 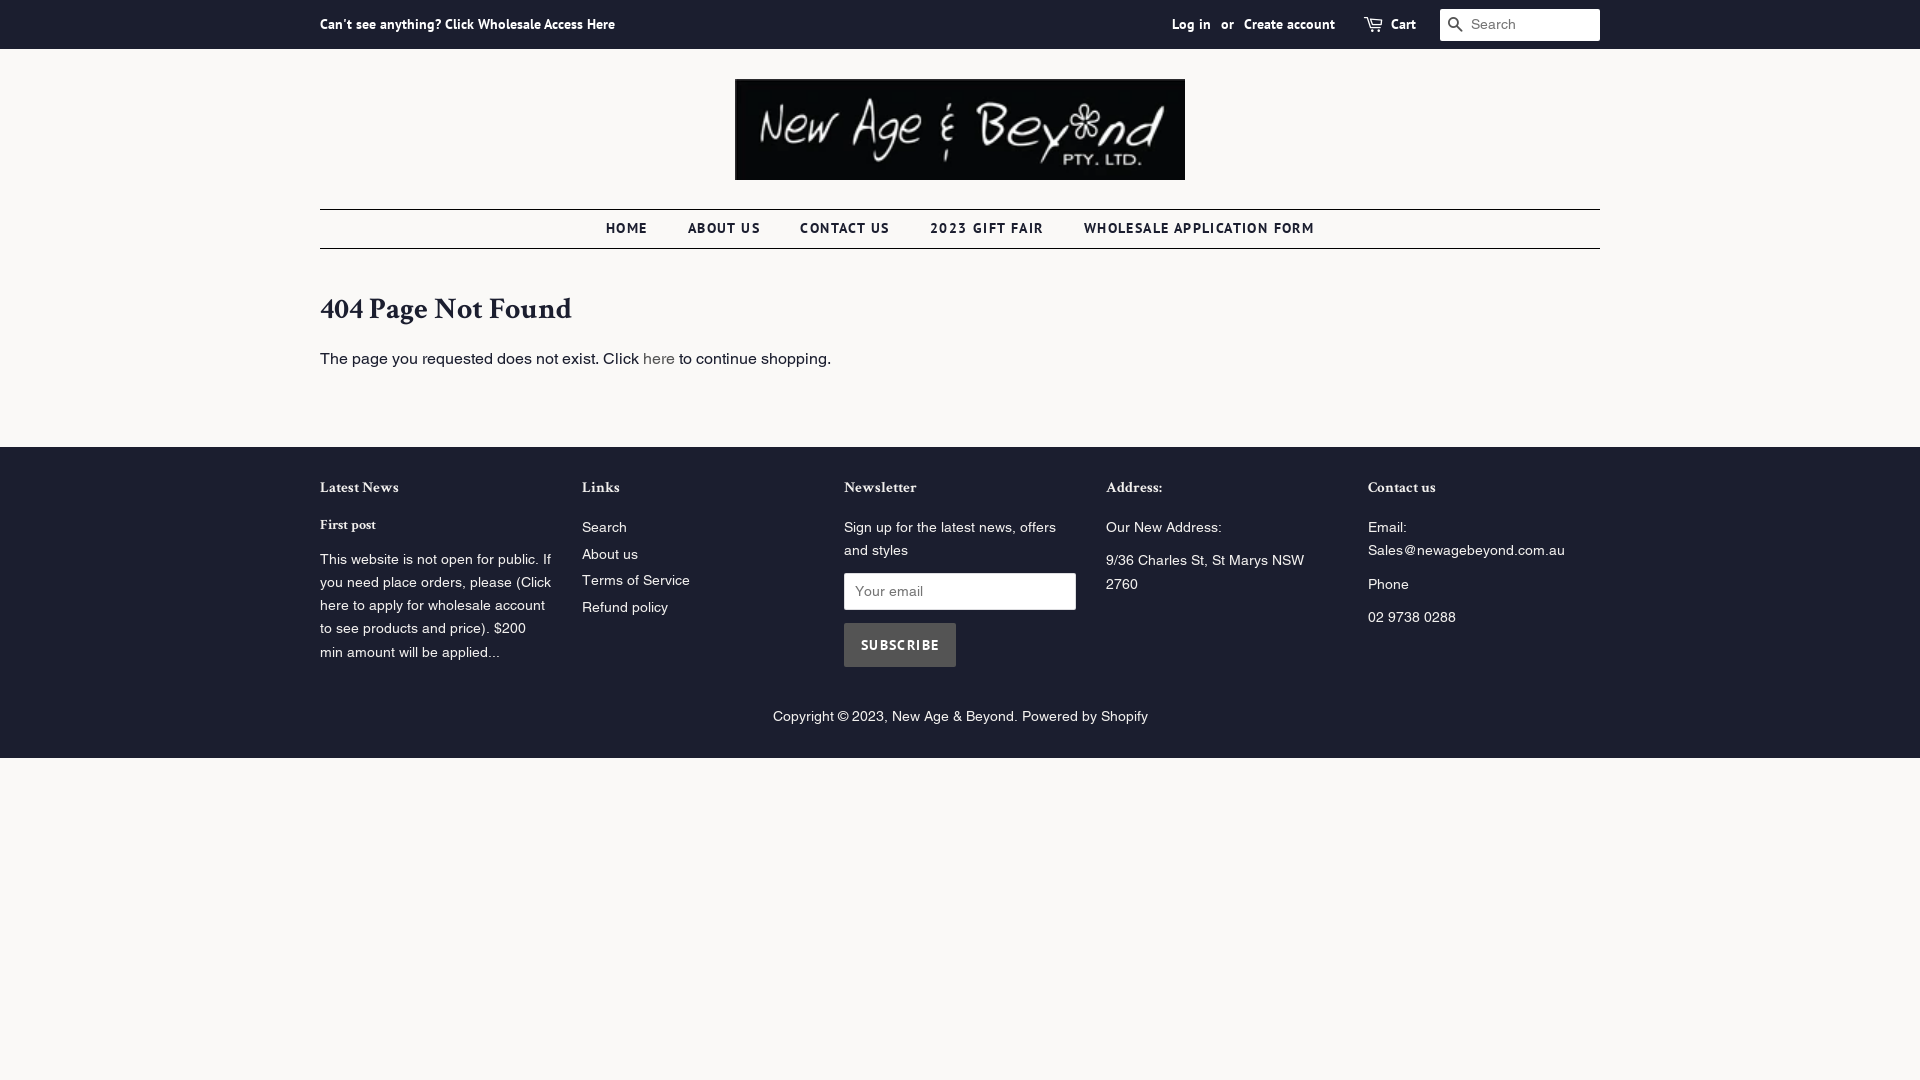 I want to click on '2023 GIFT FAIR', so click(x=989, y=227).